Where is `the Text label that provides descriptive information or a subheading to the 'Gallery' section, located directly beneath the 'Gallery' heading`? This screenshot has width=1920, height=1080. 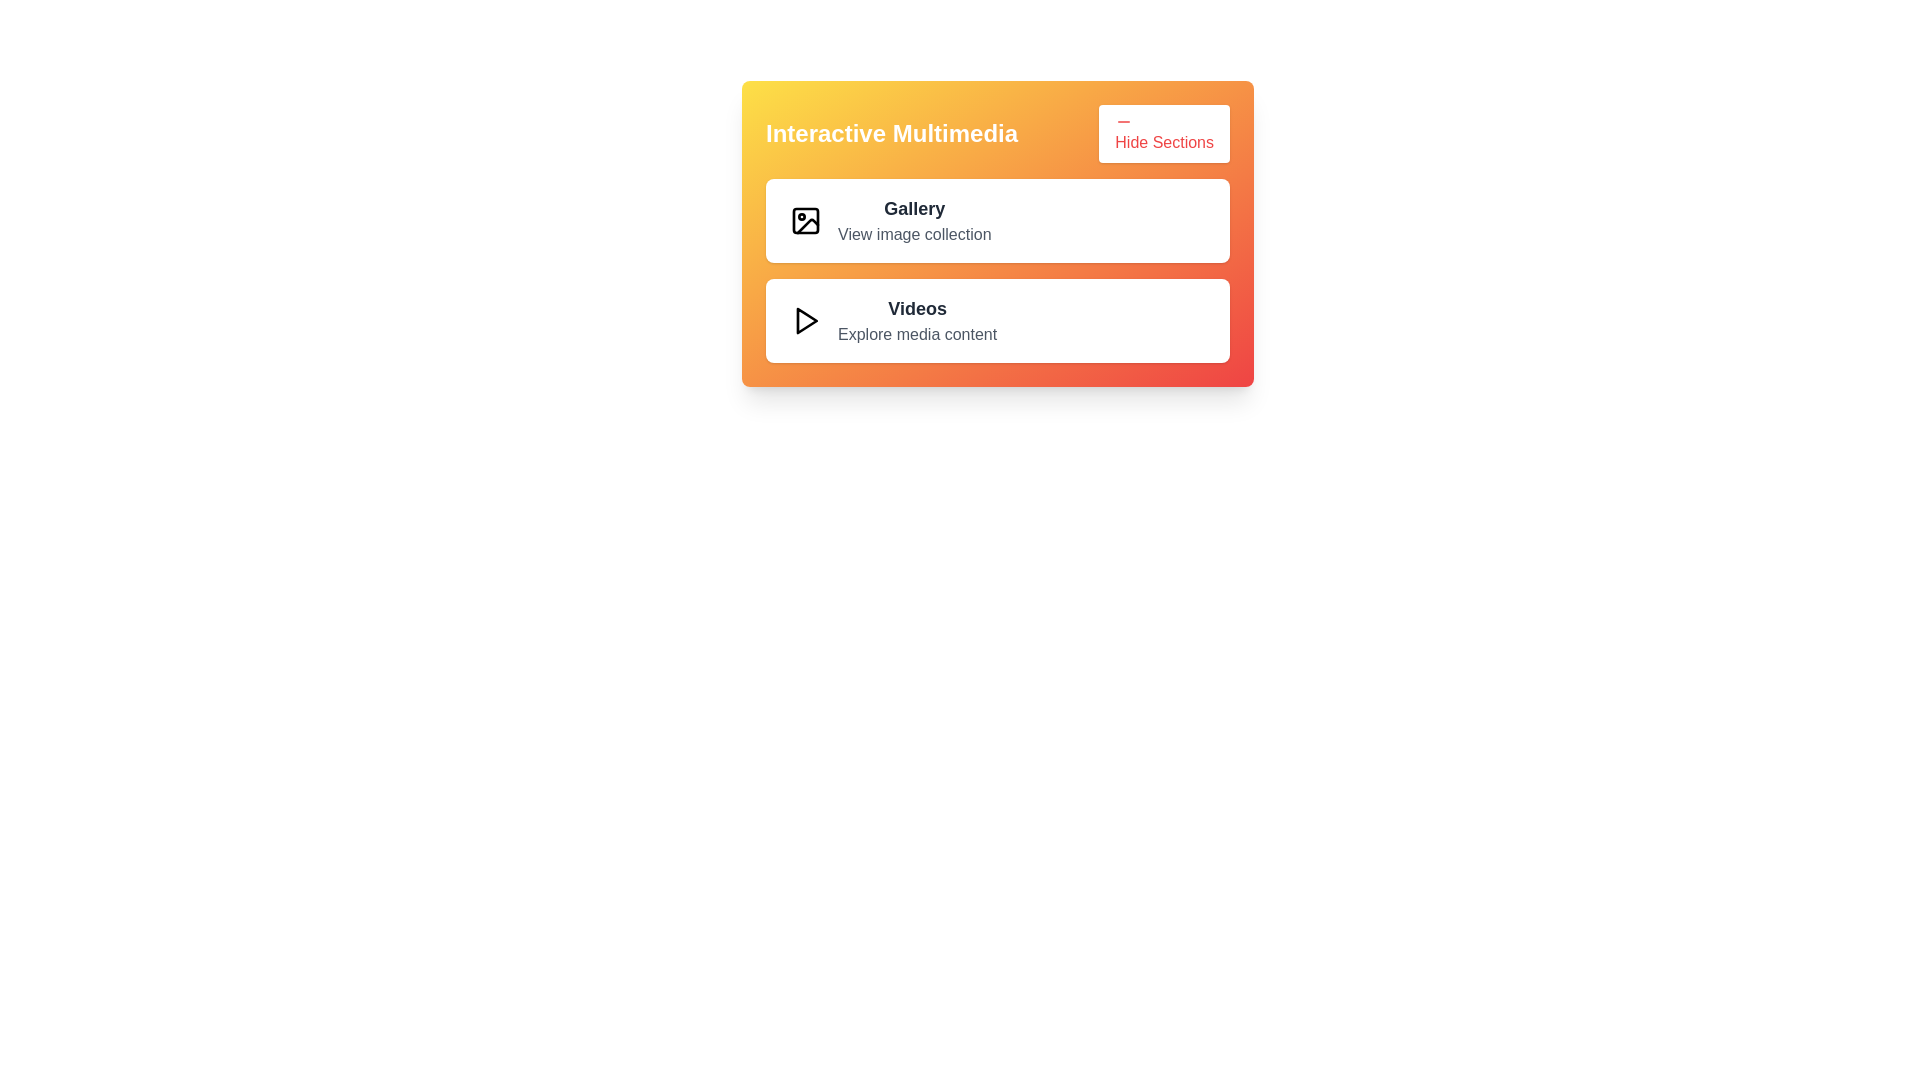
the Text label that provides descriptive information or a subheading to the 'Gallery' section, located directly beneath the 'Gallery' heading is located at coordinates (913, 234).